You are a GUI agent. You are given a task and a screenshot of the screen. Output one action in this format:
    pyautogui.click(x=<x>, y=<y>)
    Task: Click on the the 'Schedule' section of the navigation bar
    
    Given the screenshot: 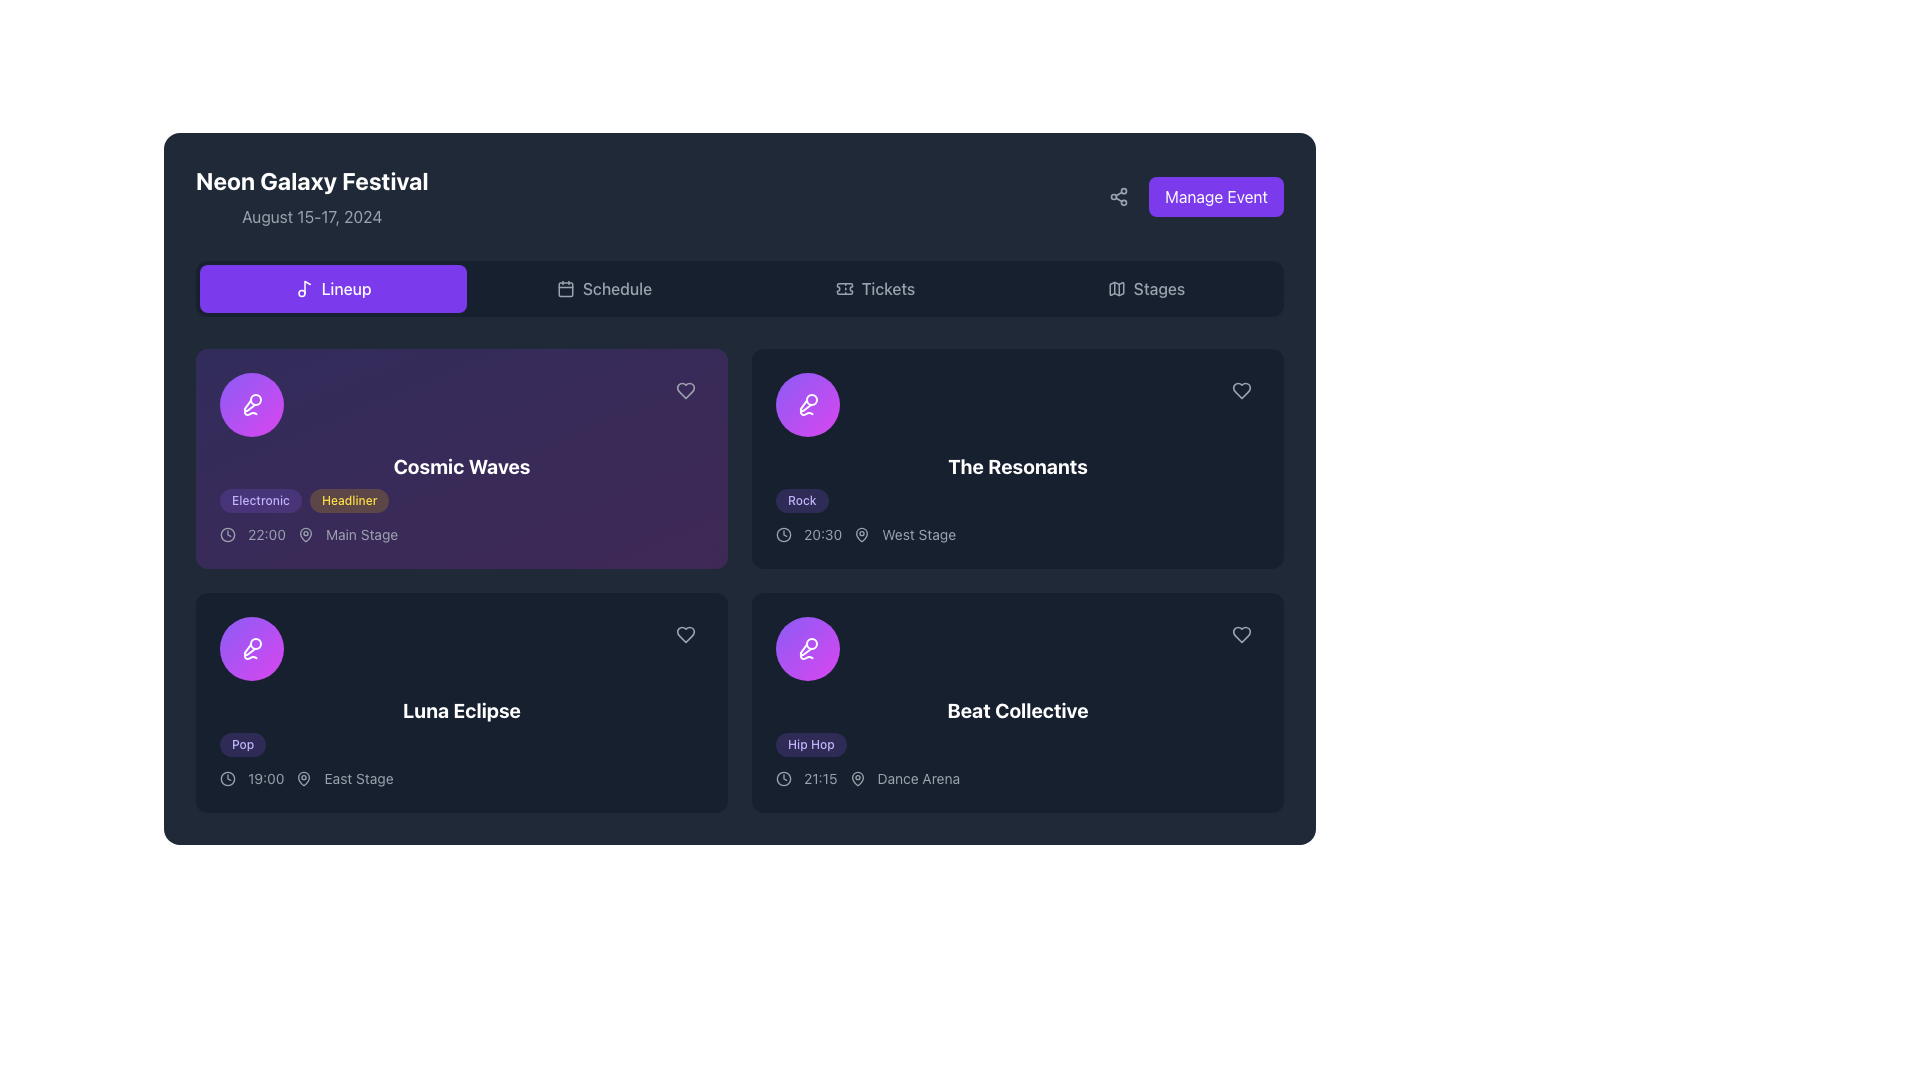 What is the action you would take?
    pyautogui.click(x=738, y=289)
    